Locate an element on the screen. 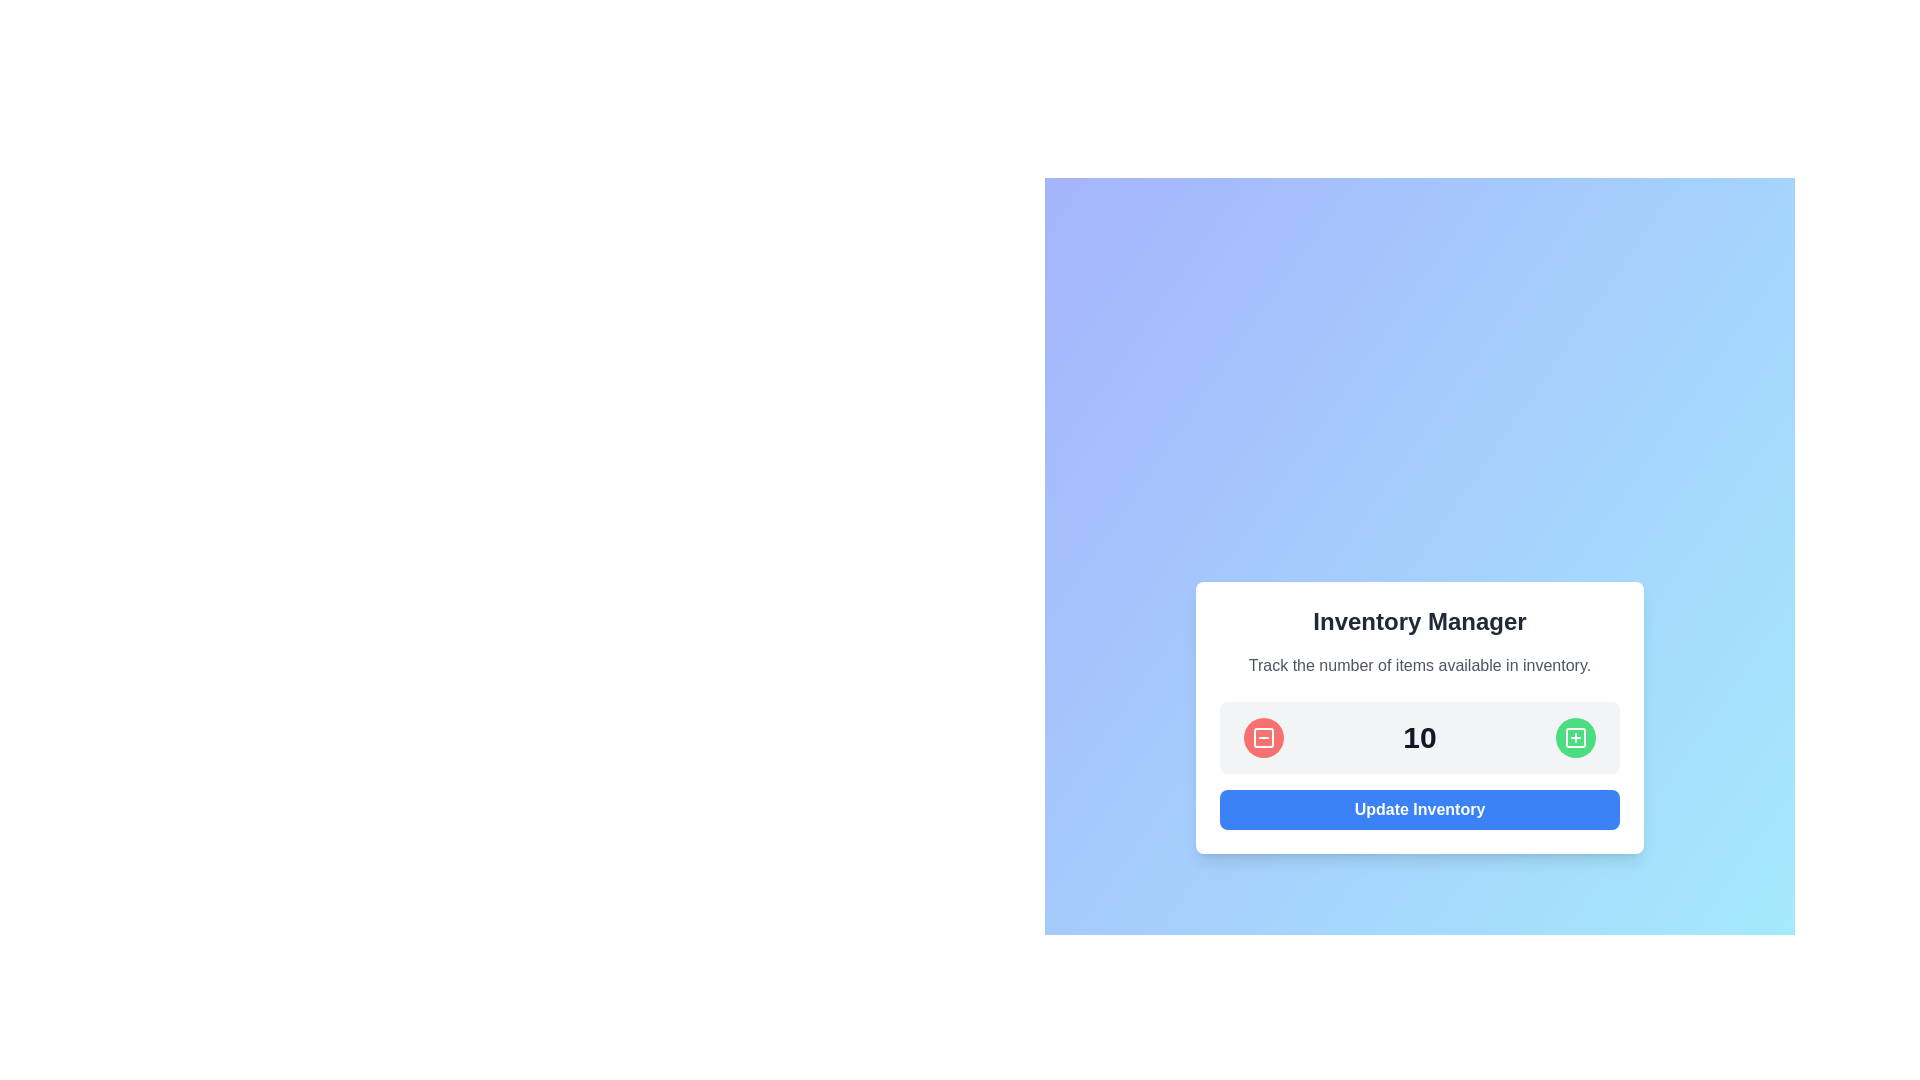 This screenshot has width=1920, height=1080. the green square shape with rounded corners that contains a plus icon, located at the bottom right of the numeric counter within the inventory tracking card is located at coordinates (1574, 737).